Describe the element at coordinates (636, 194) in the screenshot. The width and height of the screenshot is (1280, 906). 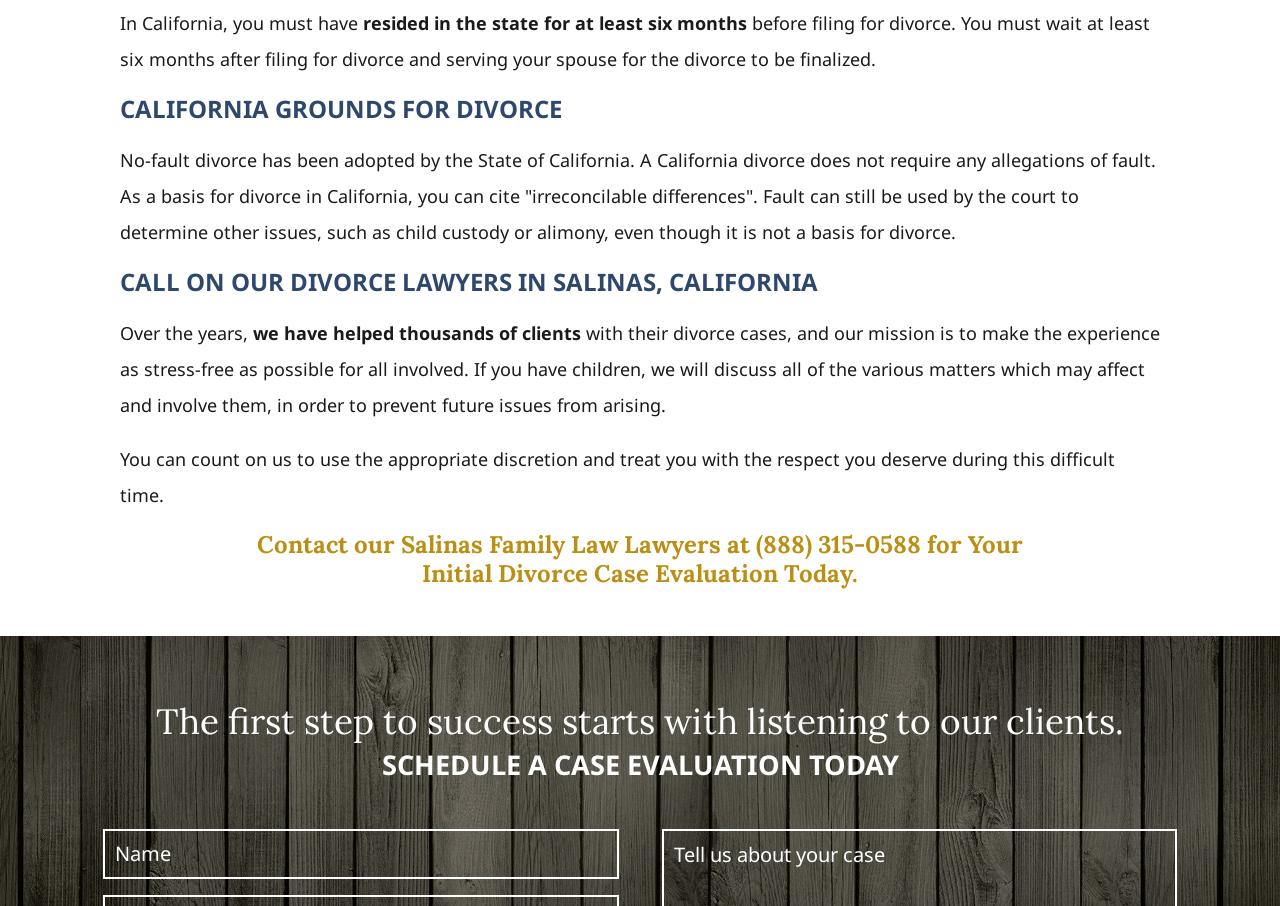
I see `'No-fault divorce has been adopted by the State of California. A California
	 divorce does not require any allegations of fault. As a basis for divorce
	 in California, you can cite "irreconcilable differences". Fault
	 can still be used by the court to determine other issues, such as child
	 custody or alimony, even though it is not a basis for divorce.'` at that location.